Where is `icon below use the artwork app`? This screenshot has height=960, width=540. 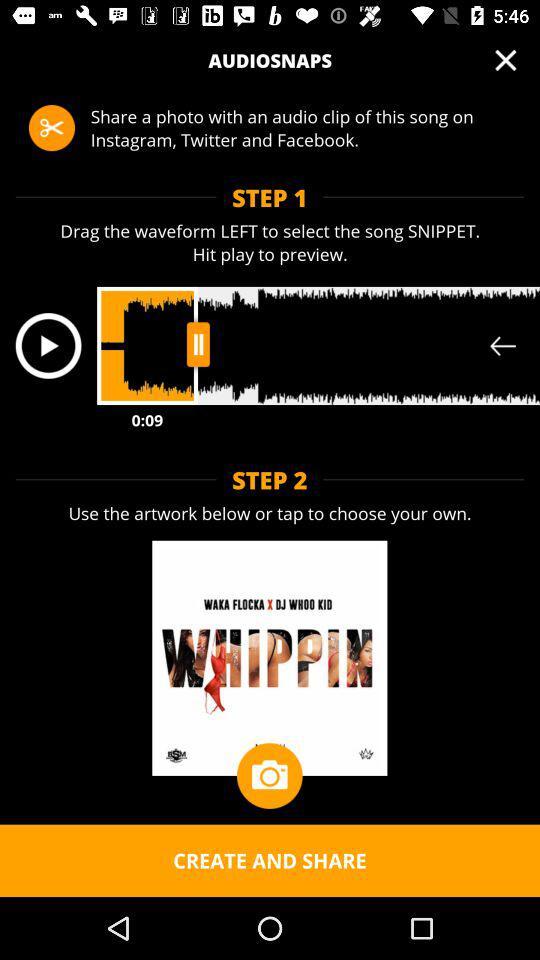
icon below use the artwork app is located at coordinates (269, 775).